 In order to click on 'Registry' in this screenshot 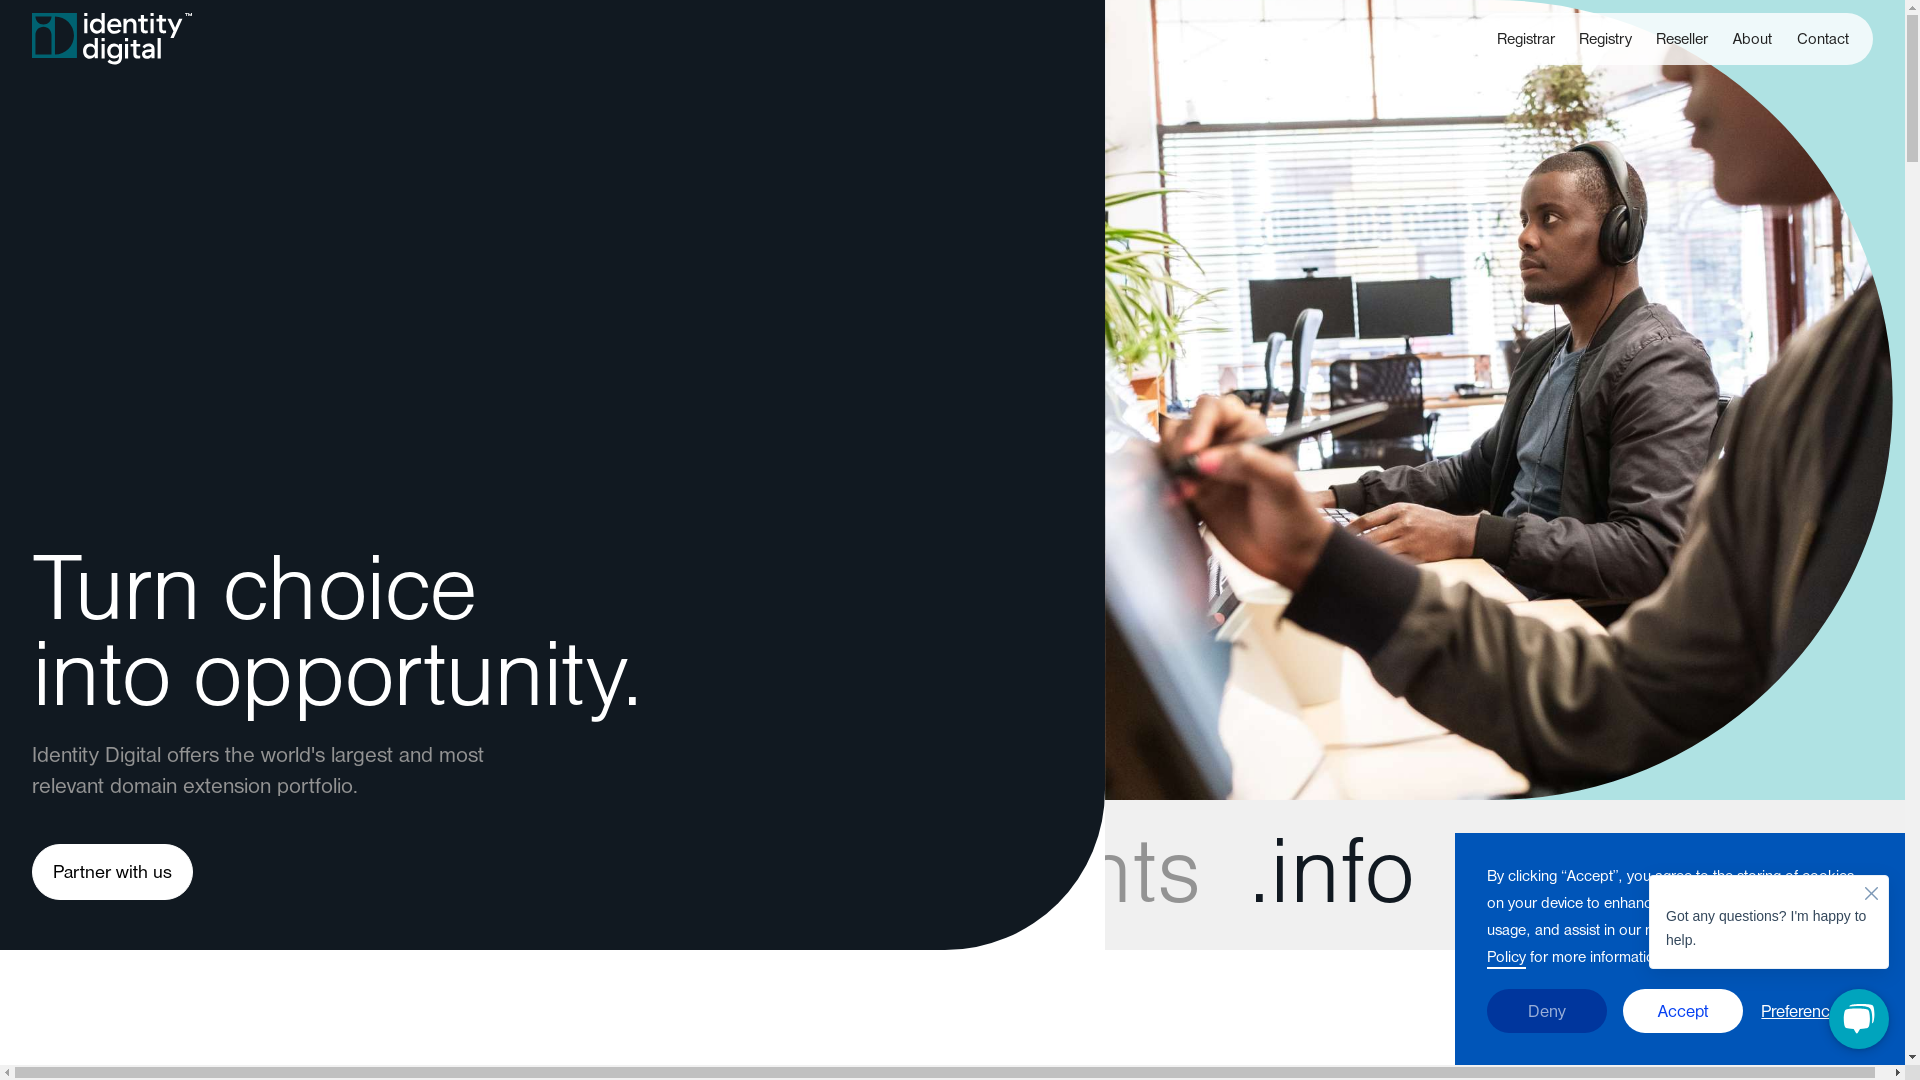, I will do `click(1605, 41)`.